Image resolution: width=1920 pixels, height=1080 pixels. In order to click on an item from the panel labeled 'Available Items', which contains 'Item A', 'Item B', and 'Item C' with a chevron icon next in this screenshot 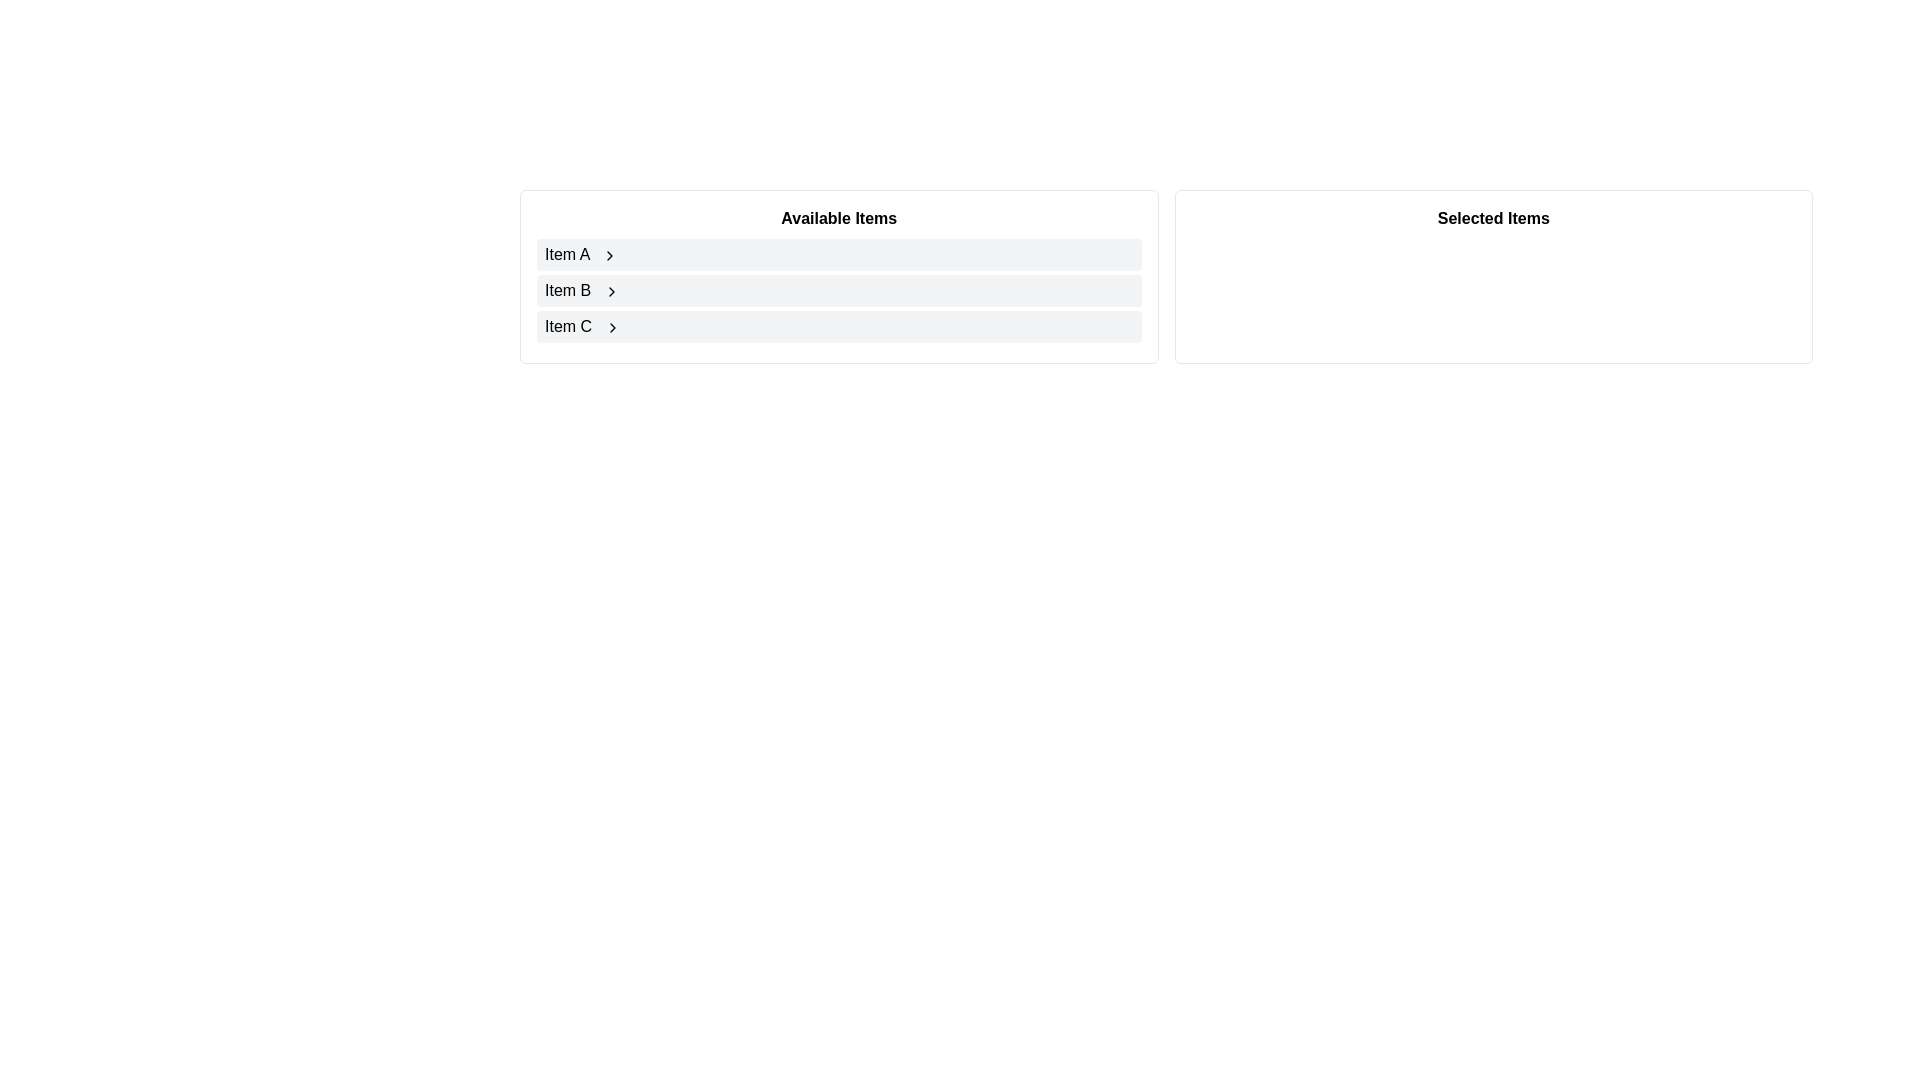, I will do `click(839, 277)`.